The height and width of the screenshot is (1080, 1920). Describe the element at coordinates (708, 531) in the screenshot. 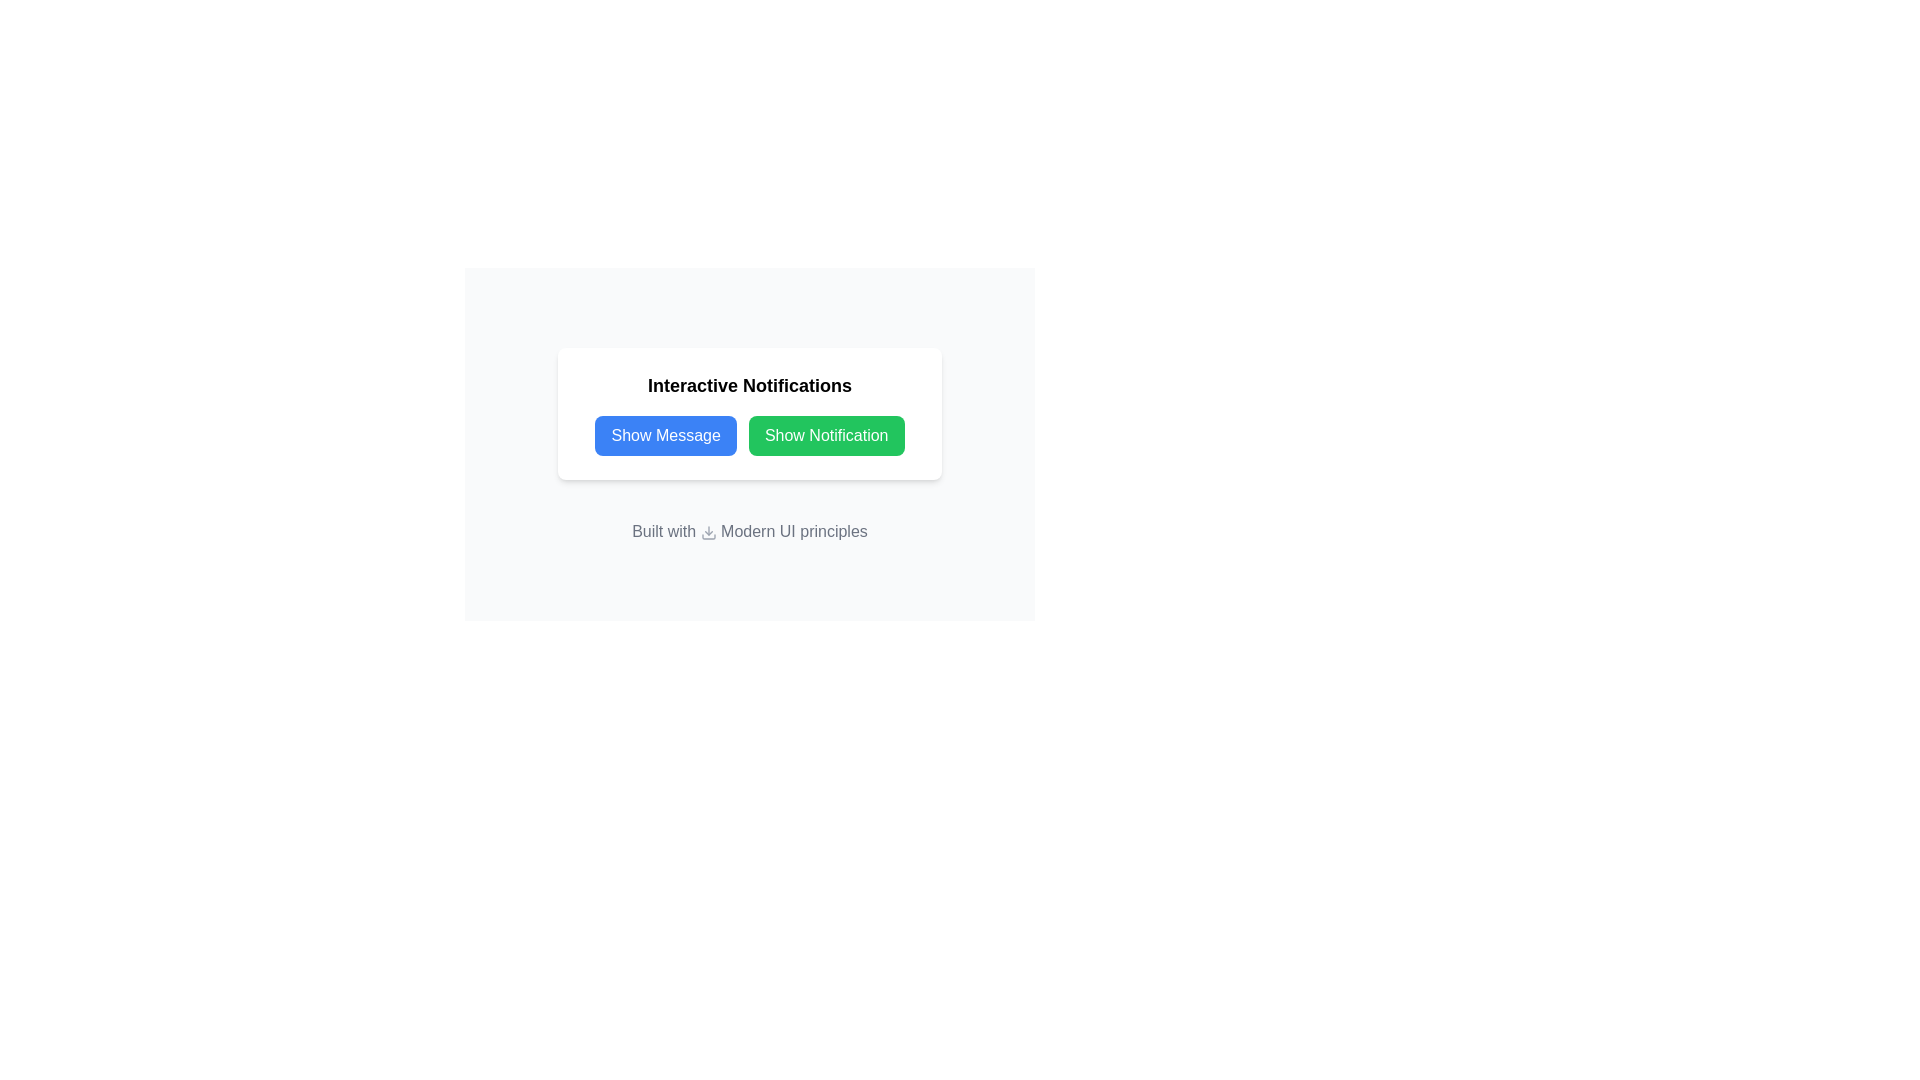

I see `the download icon, which is a downward arrow located to the left of the phrase 'Built with Modern UI principles.'` at that location.